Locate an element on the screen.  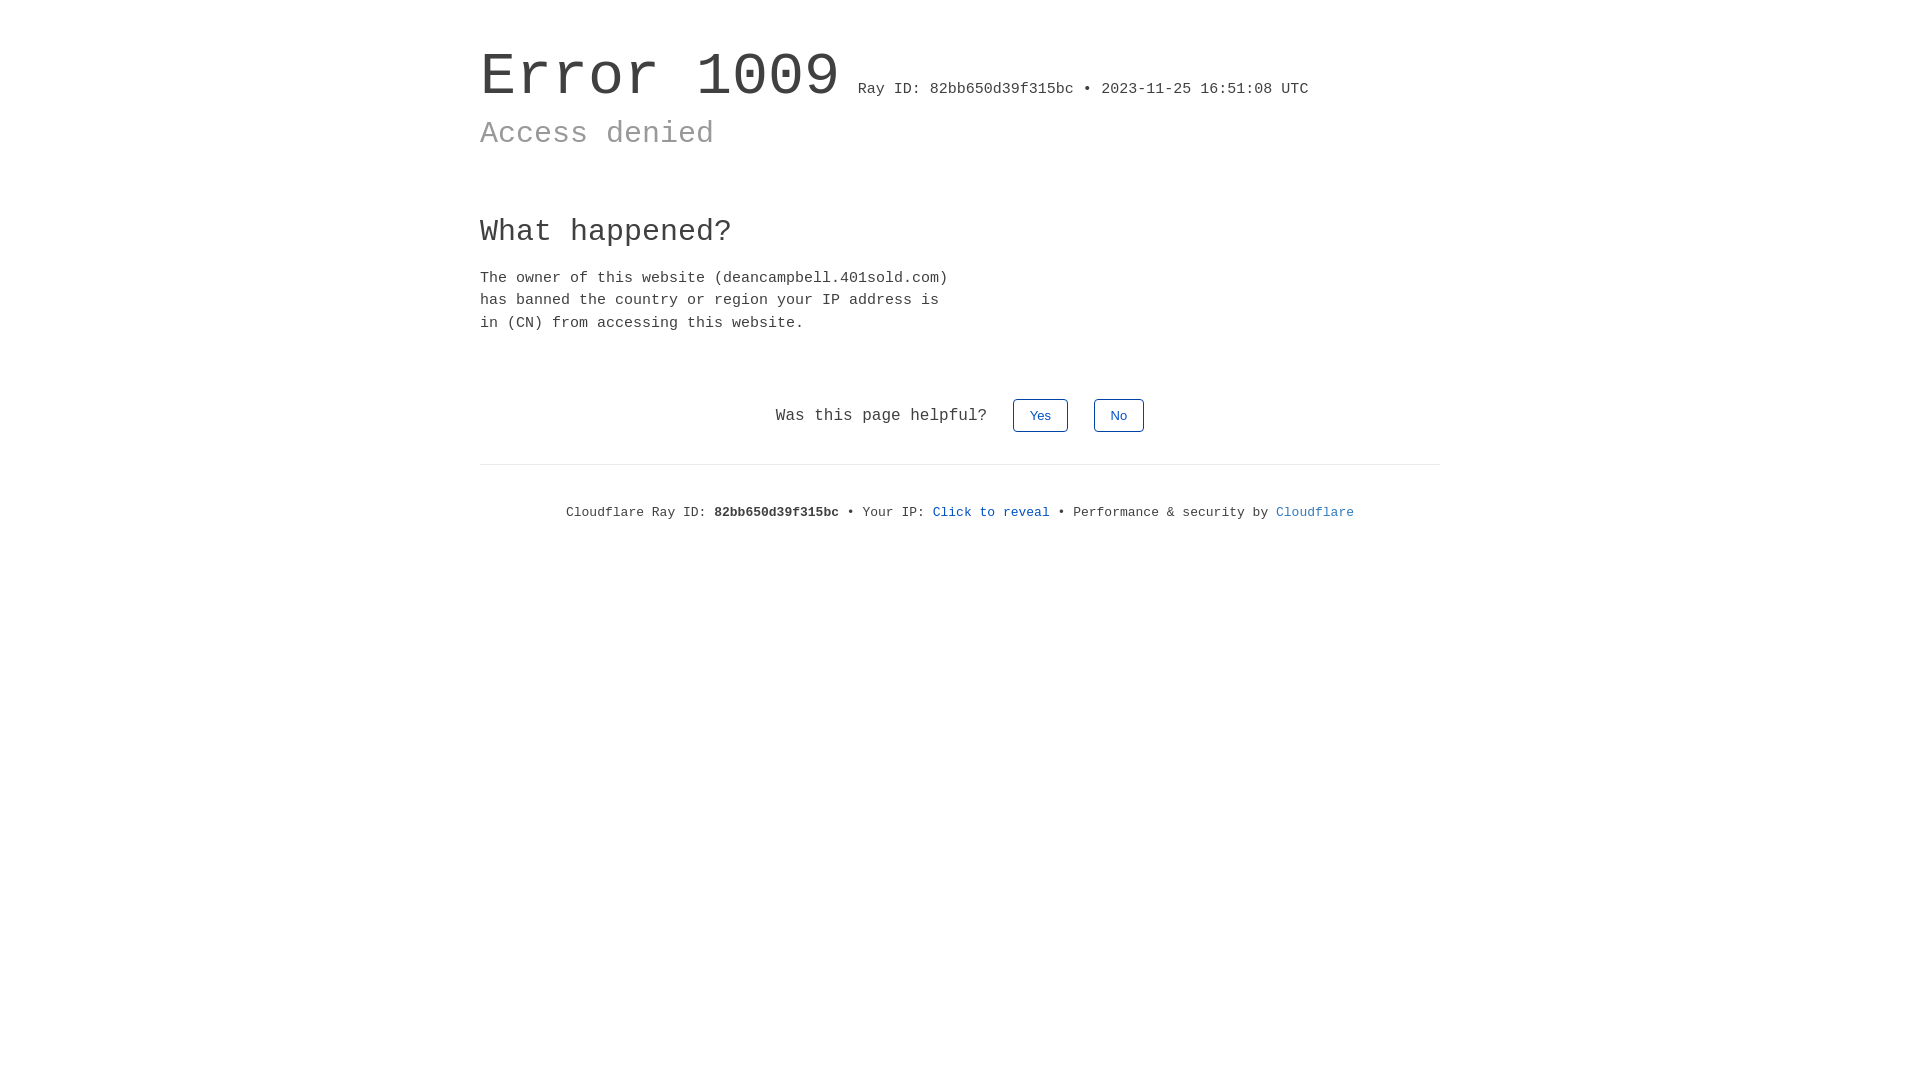
'Click to reveal' is located at coordinates (991, 511).